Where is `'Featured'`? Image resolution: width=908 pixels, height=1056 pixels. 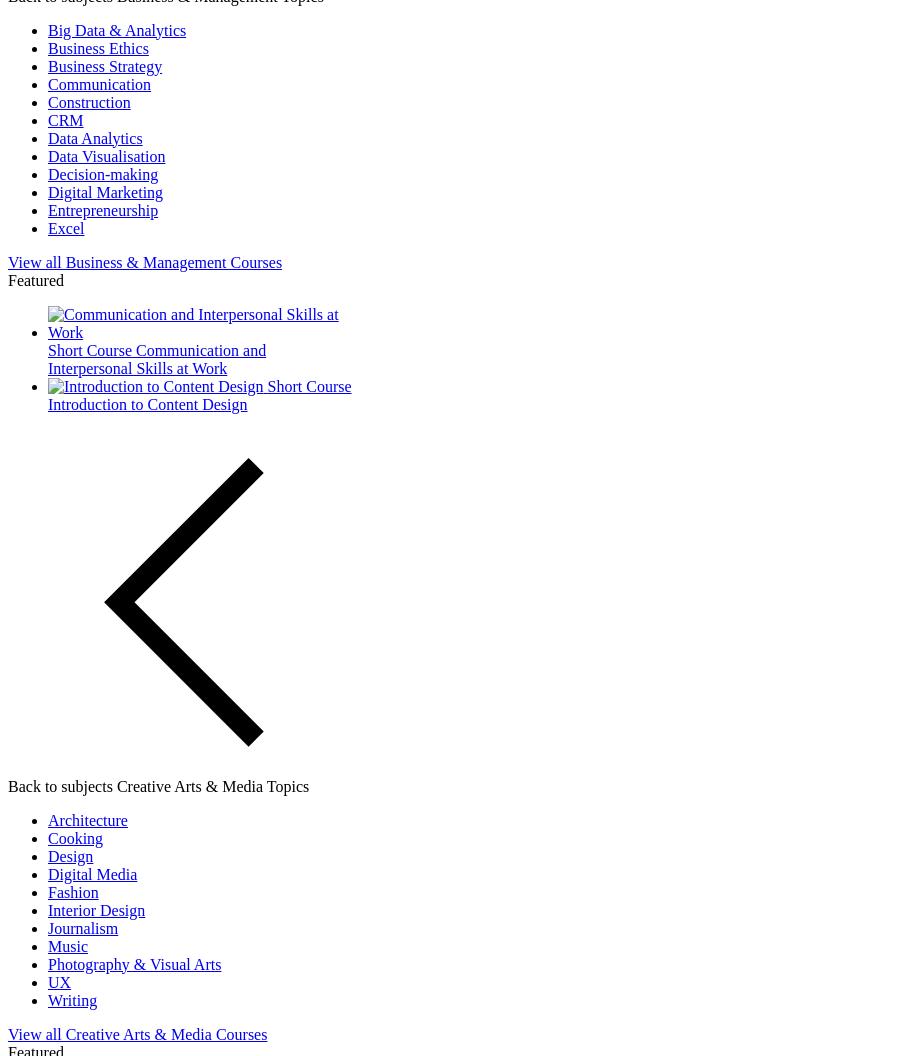
'Featured' is located at coordinates (34, 279).